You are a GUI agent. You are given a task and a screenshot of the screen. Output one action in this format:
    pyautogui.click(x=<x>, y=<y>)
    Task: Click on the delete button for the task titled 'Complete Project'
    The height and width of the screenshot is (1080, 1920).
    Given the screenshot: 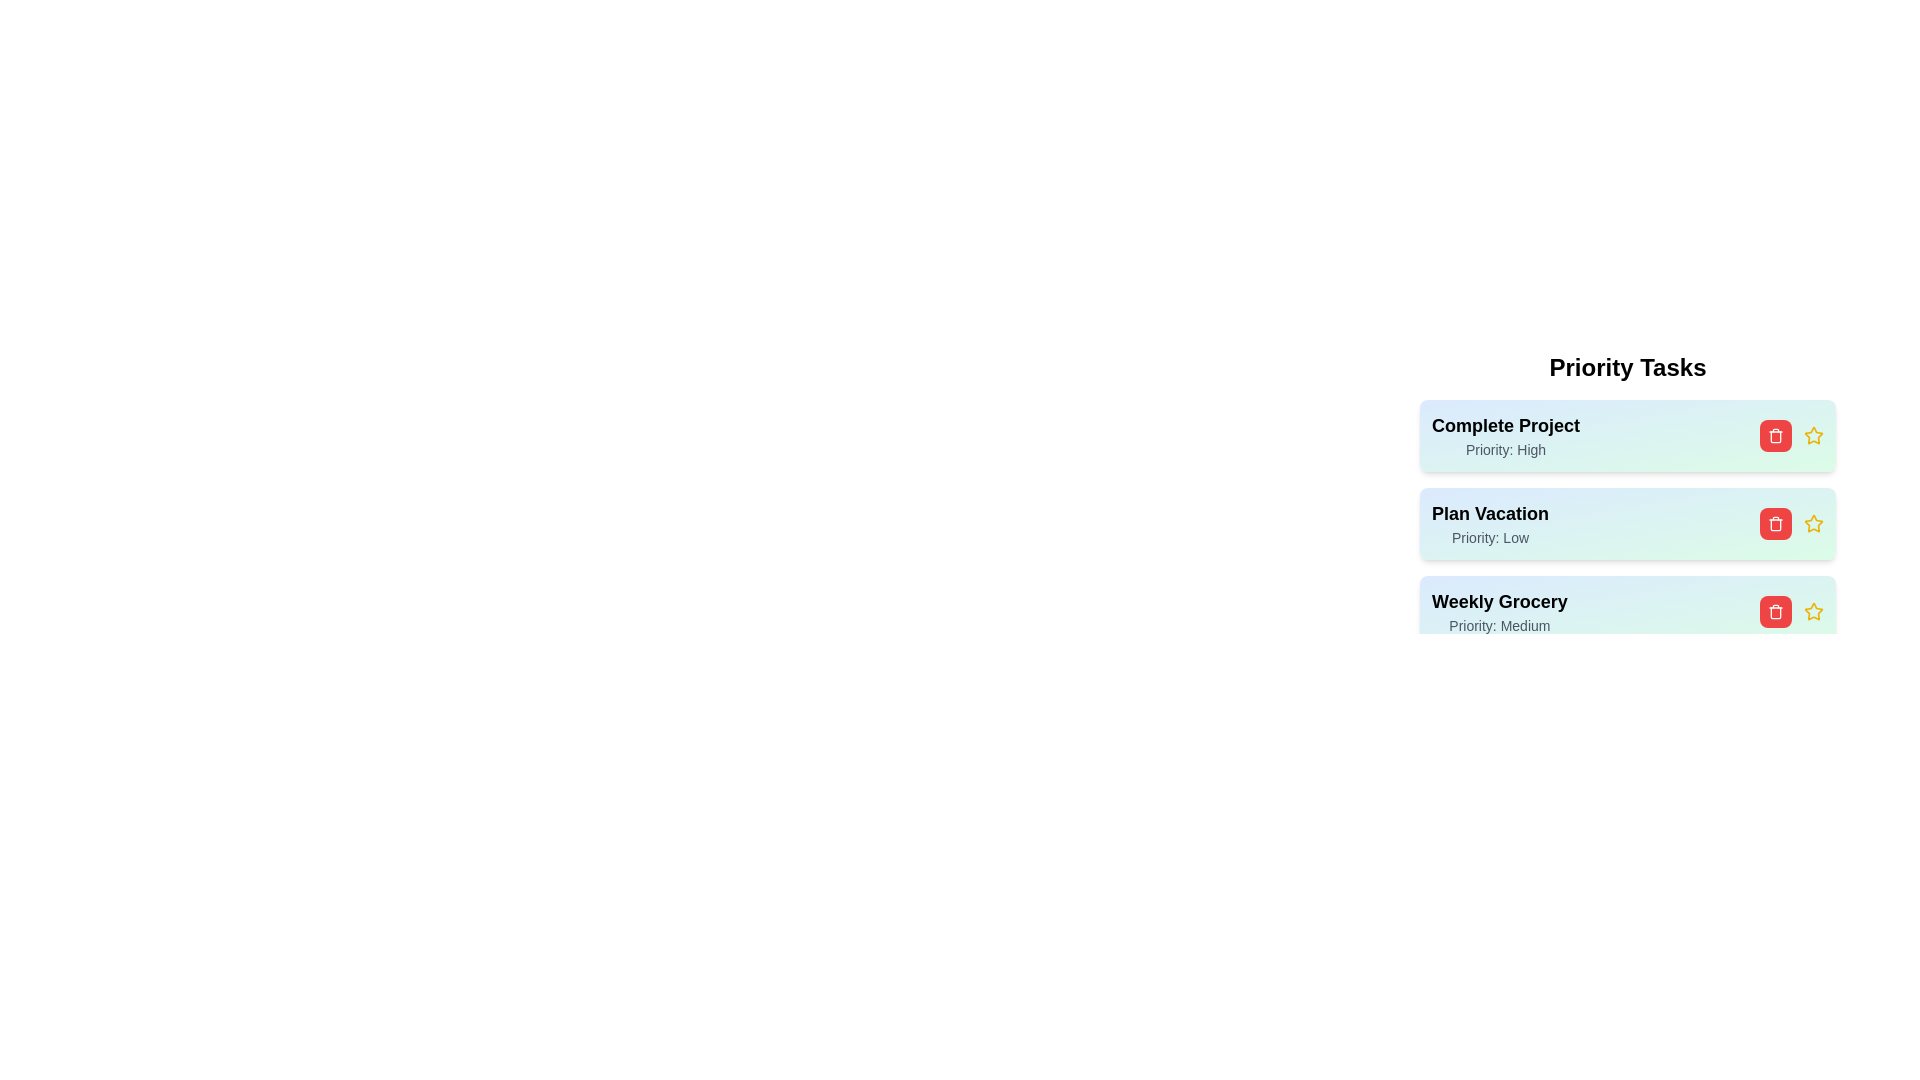 What is the action you would take?
    pyautogui.click(x=1776, y=434)
    